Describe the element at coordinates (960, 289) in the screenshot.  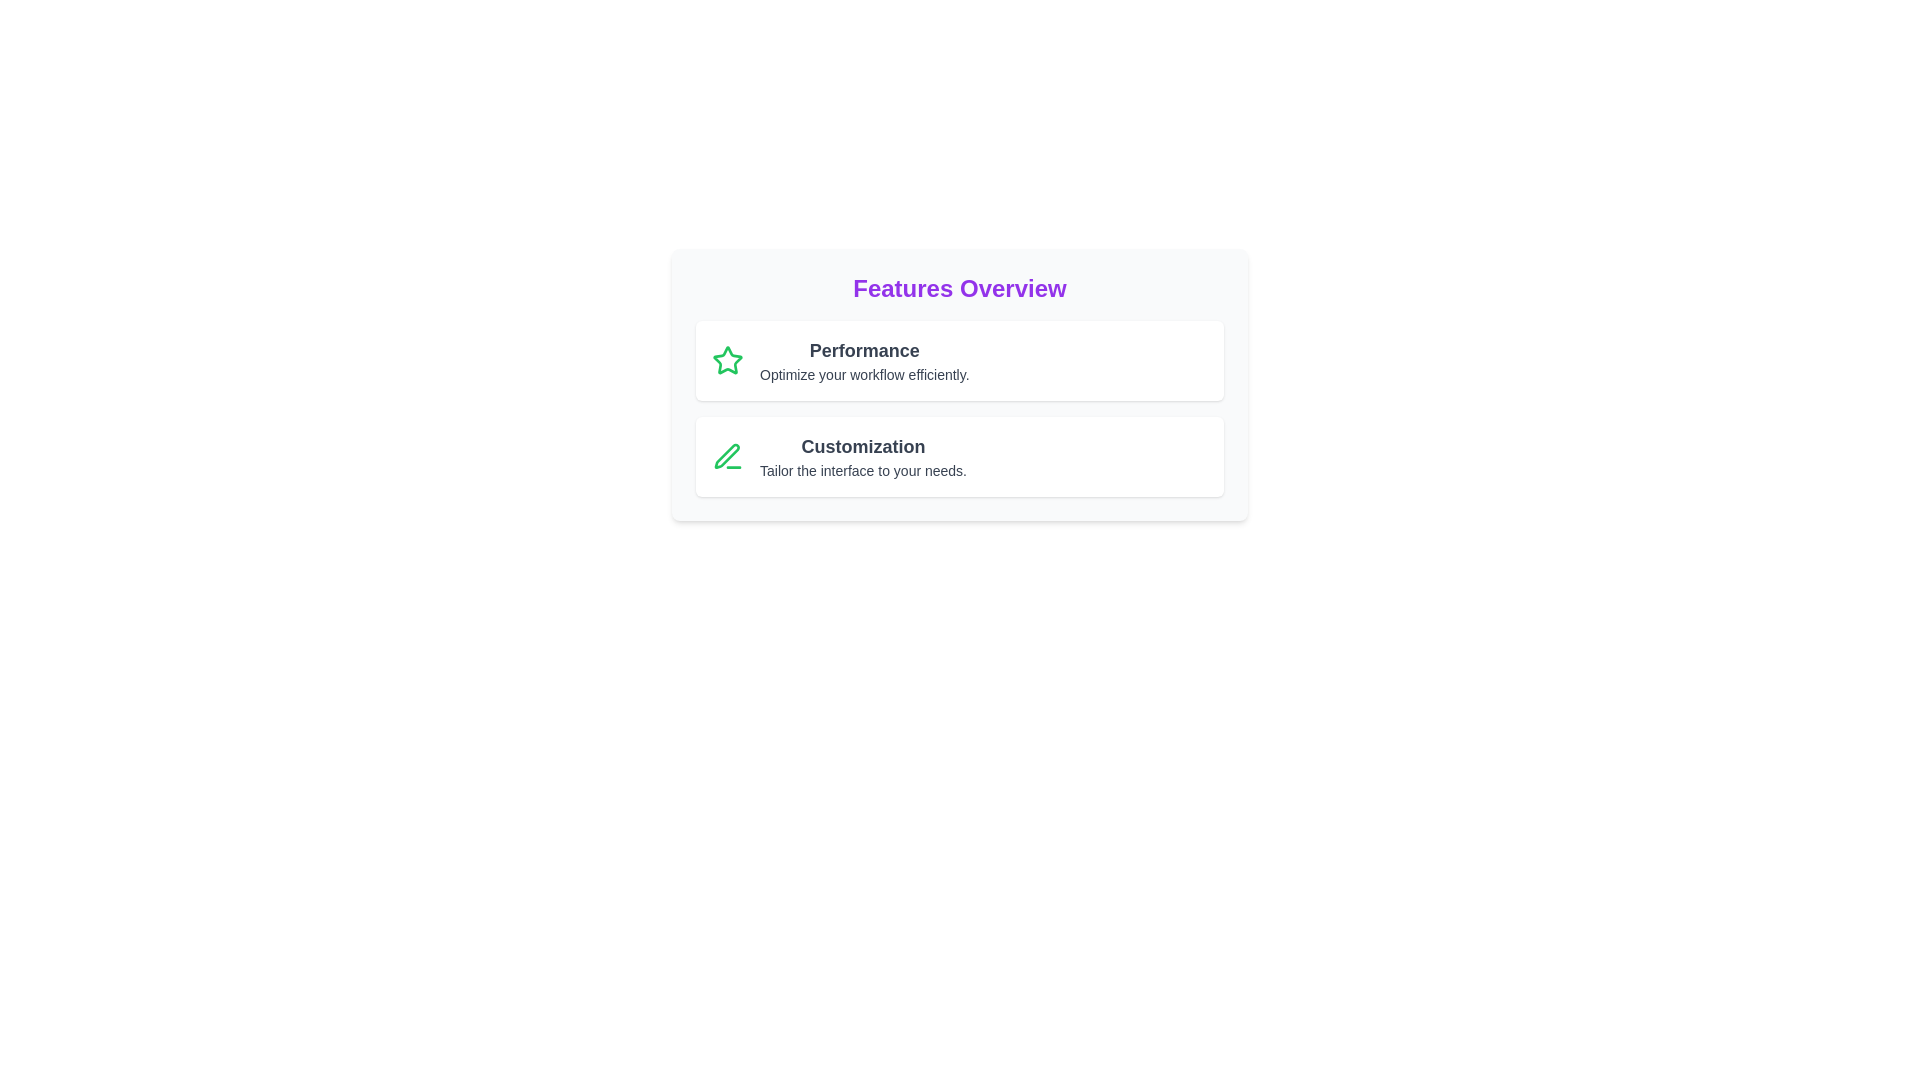
I see `bold purple text label that says 'Features Overview', which is prominently positioned at the top of the card layout` at that location.